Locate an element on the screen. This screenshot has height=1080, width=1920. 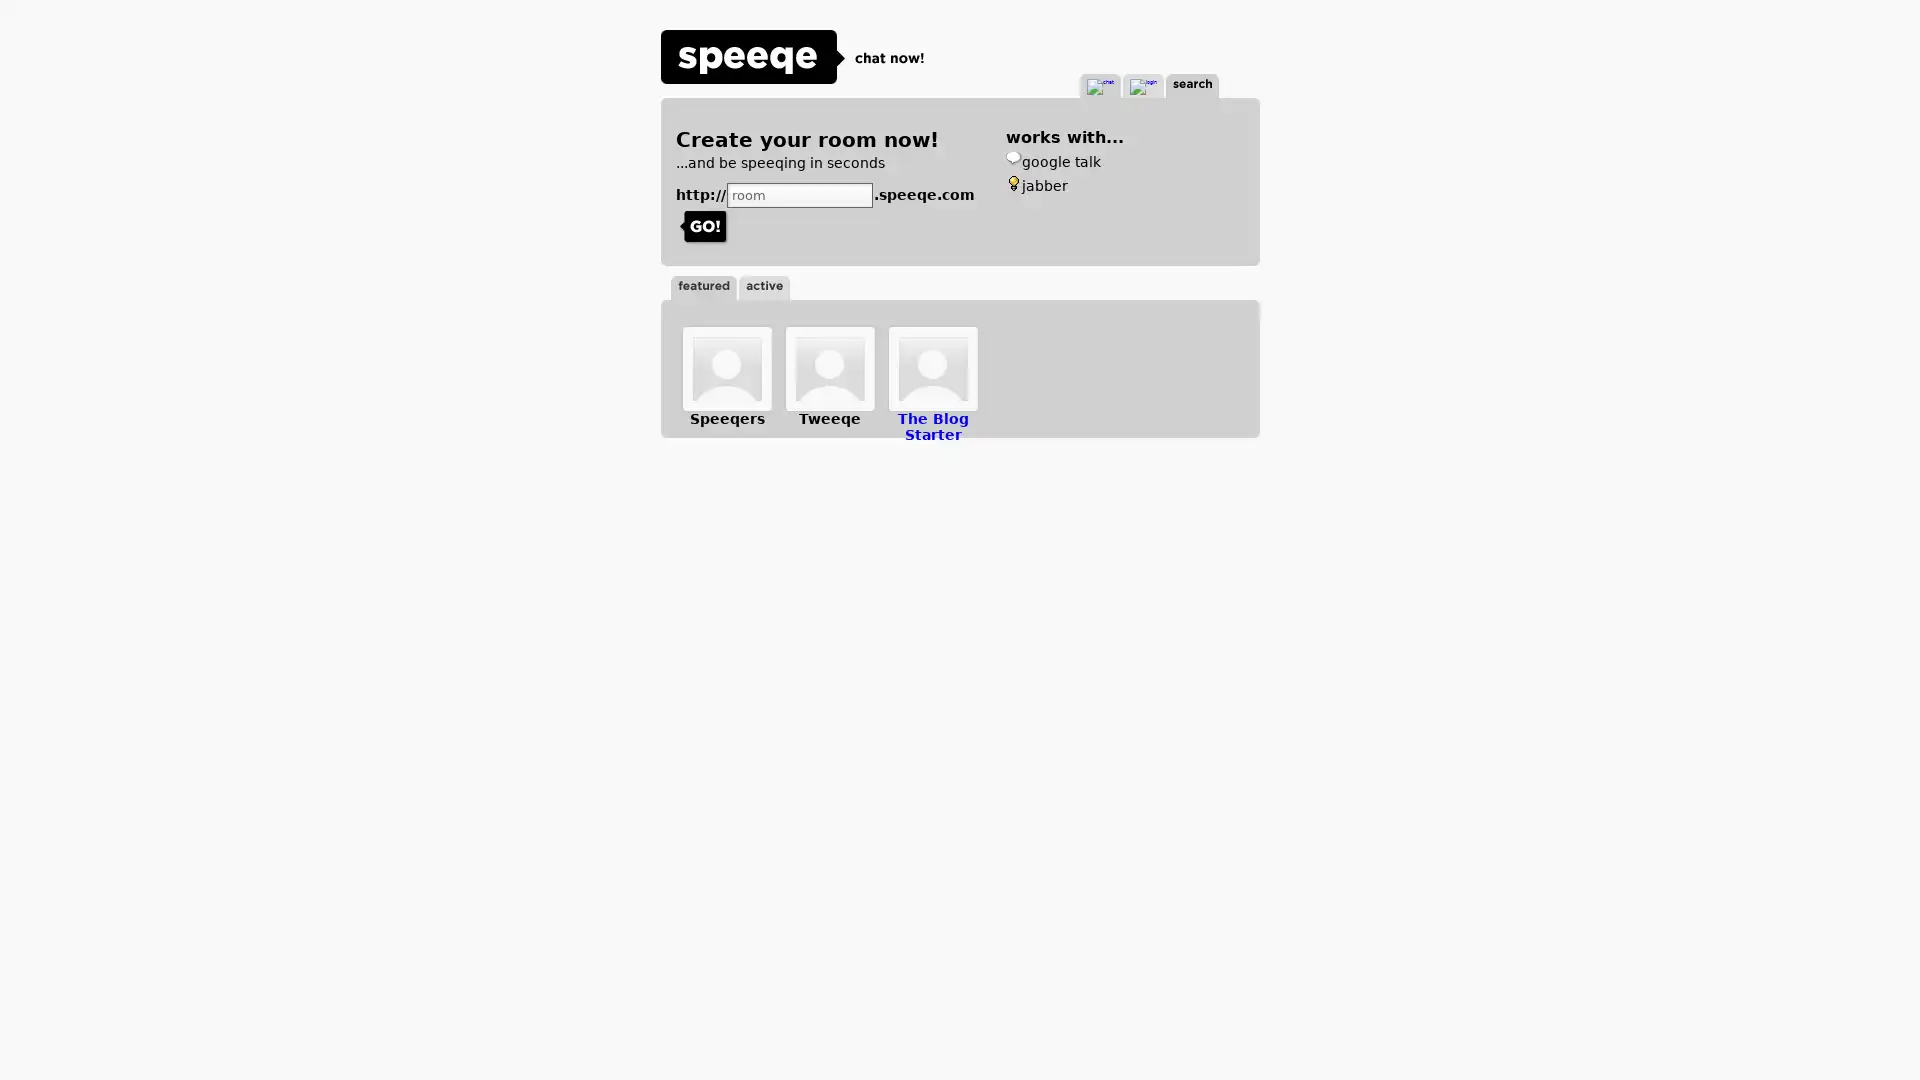
Submit is located at coordinates (701, 226).